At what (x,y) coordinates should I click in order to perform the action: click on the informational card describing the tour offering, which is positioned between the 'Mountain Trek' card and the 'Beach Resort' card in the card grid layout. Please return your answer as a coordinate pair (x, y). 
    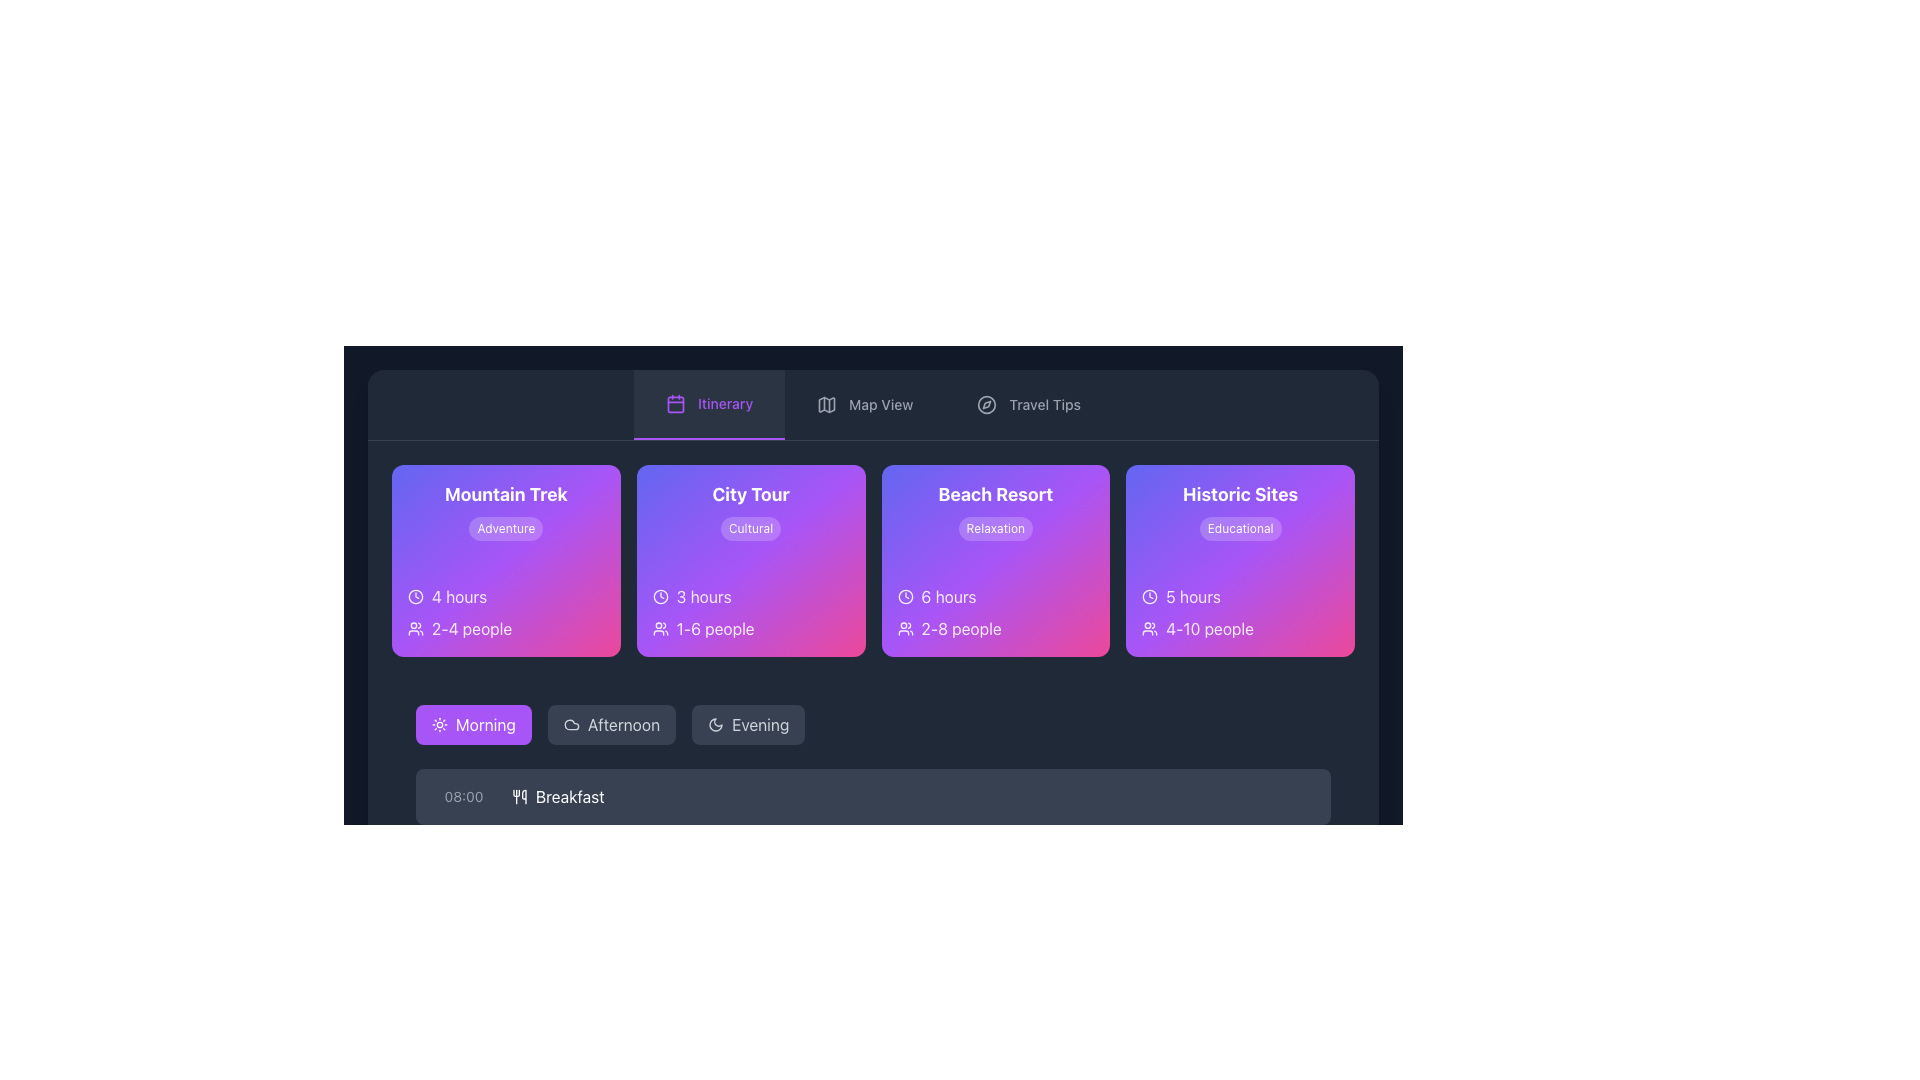
    Looking at the image, I should click on (750, 560).